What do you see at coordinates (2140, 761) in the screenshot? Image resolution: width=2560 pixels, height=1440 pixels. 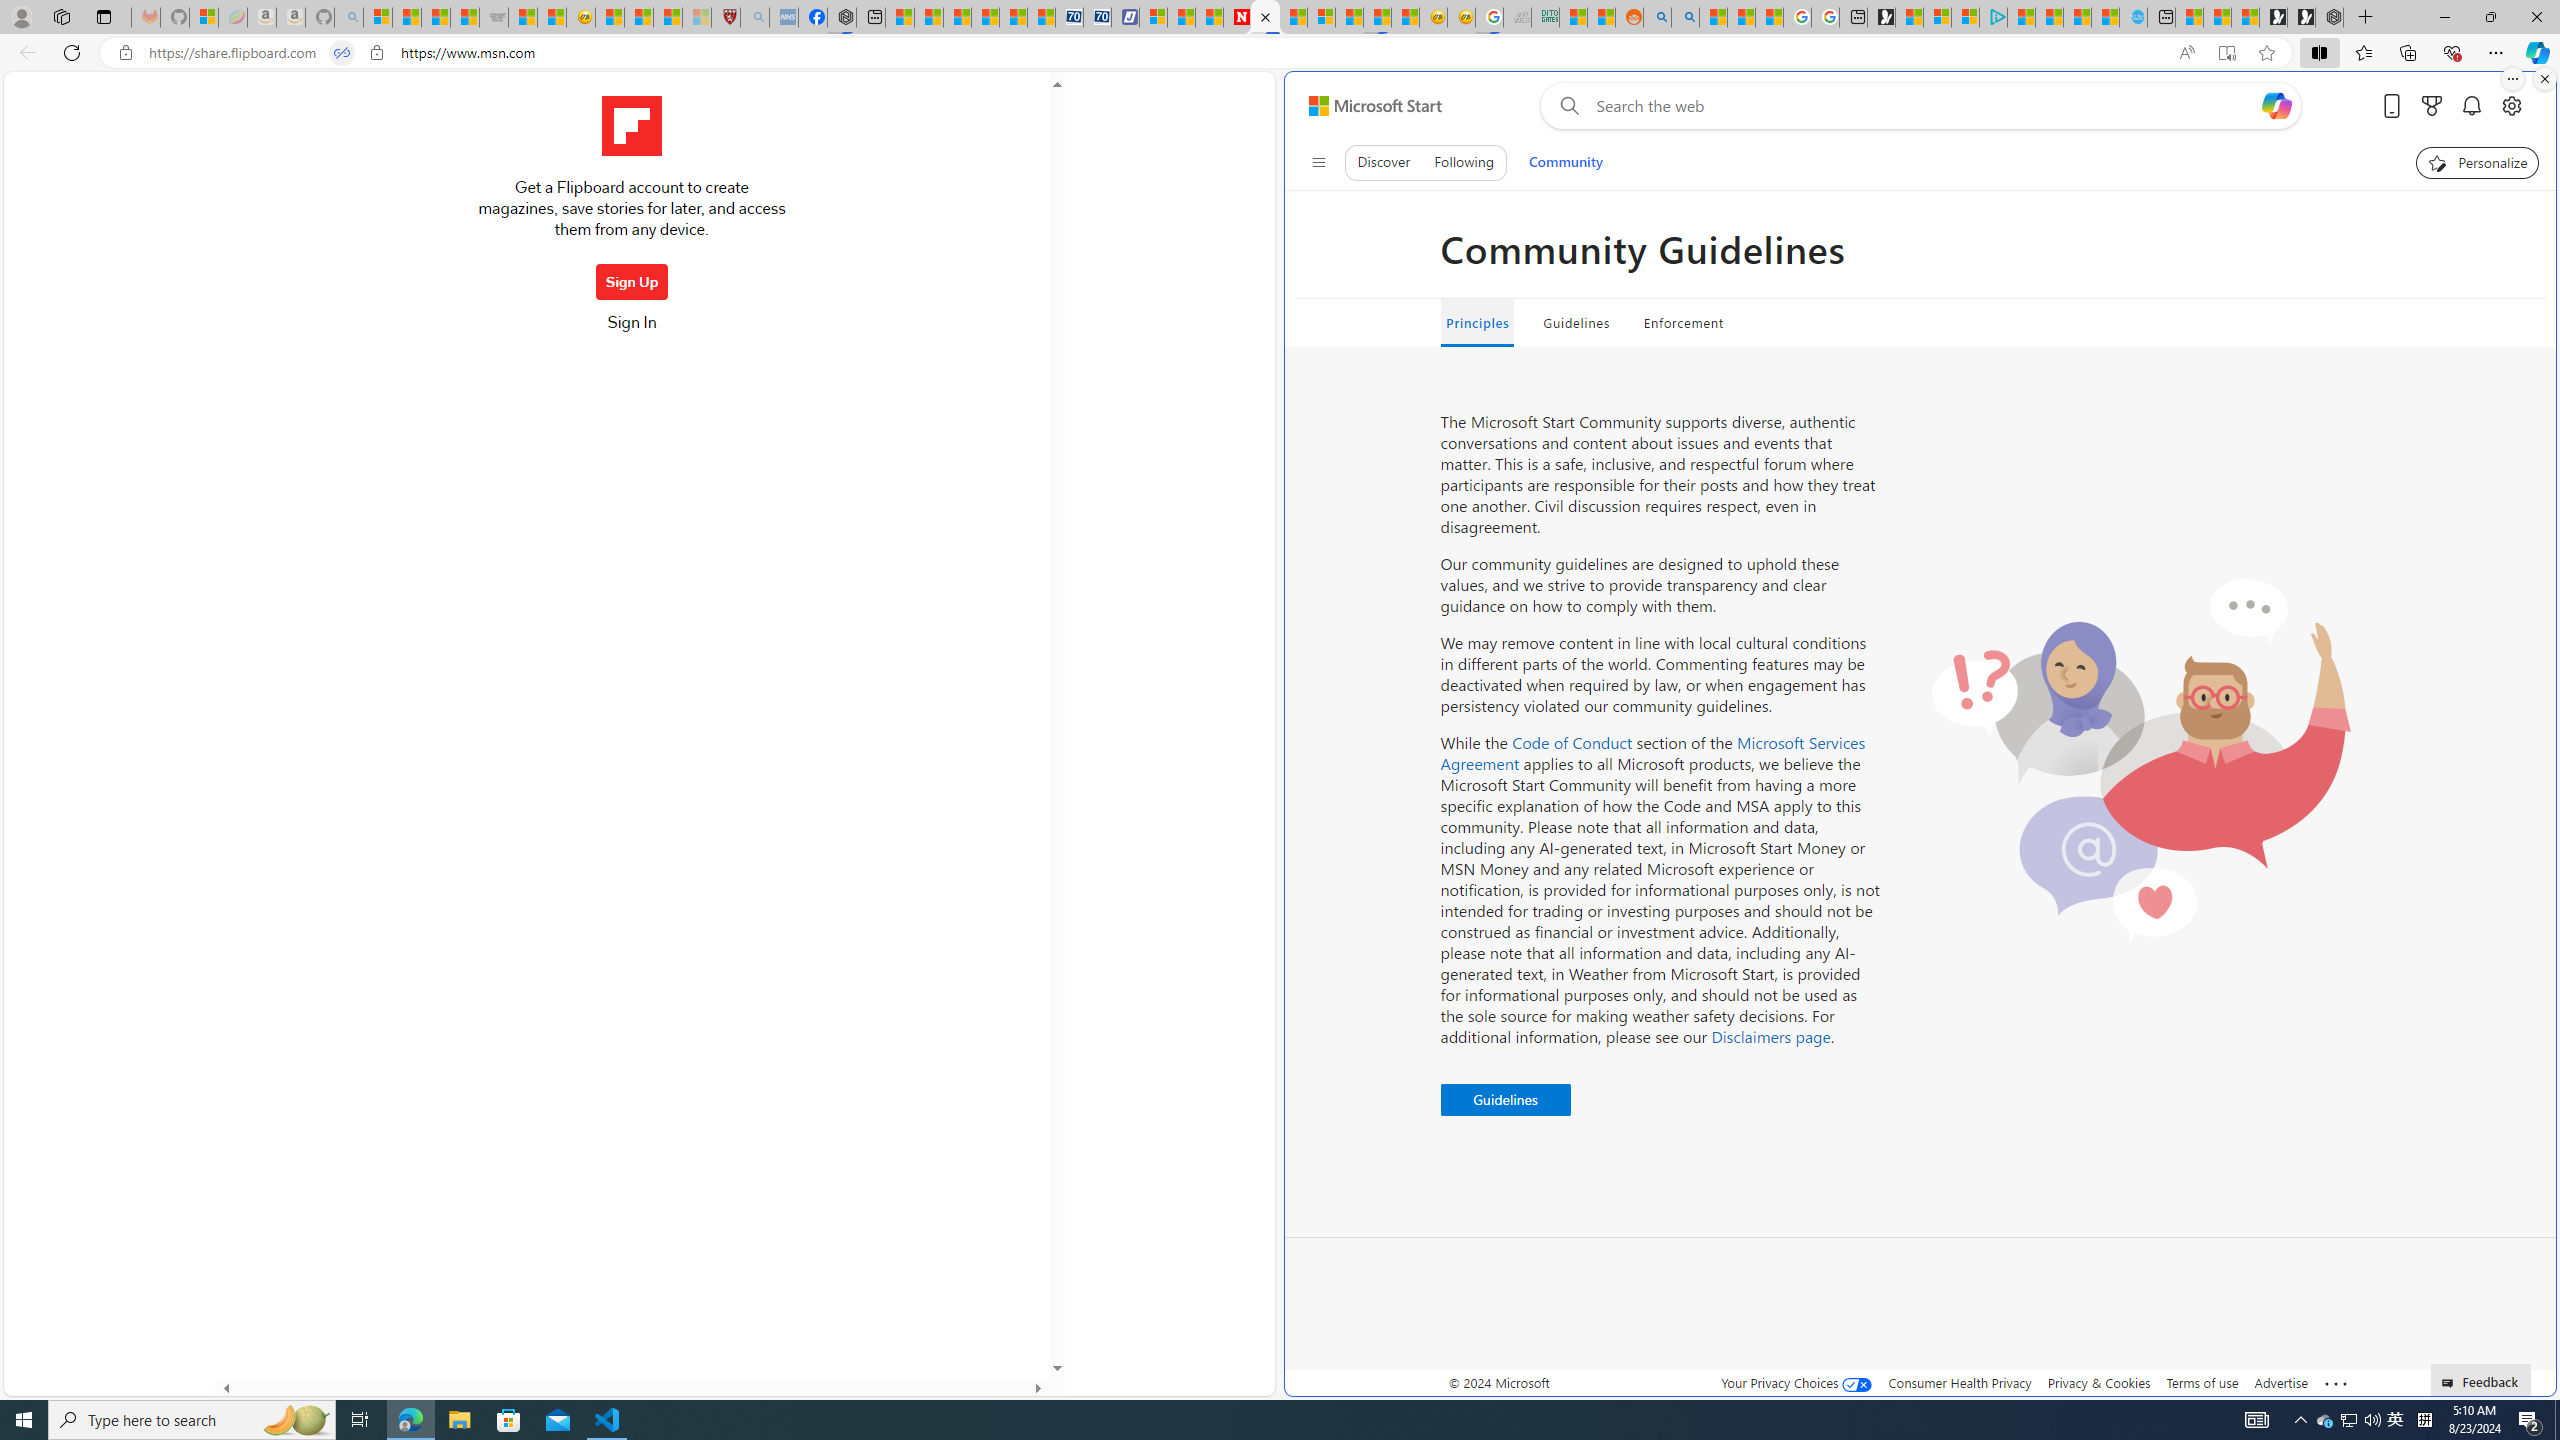 I see `'Two people reacting contents'` at bounding box center [2140, 761].